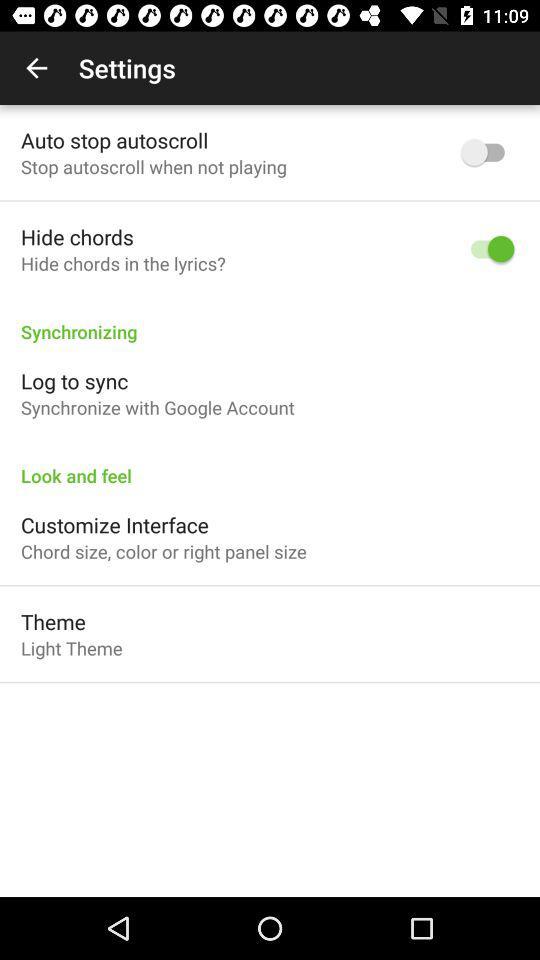 The image size is (540, 960). Describe the element at coordinates (114, 524) in the screenshot. I see `customize interface` at that location.